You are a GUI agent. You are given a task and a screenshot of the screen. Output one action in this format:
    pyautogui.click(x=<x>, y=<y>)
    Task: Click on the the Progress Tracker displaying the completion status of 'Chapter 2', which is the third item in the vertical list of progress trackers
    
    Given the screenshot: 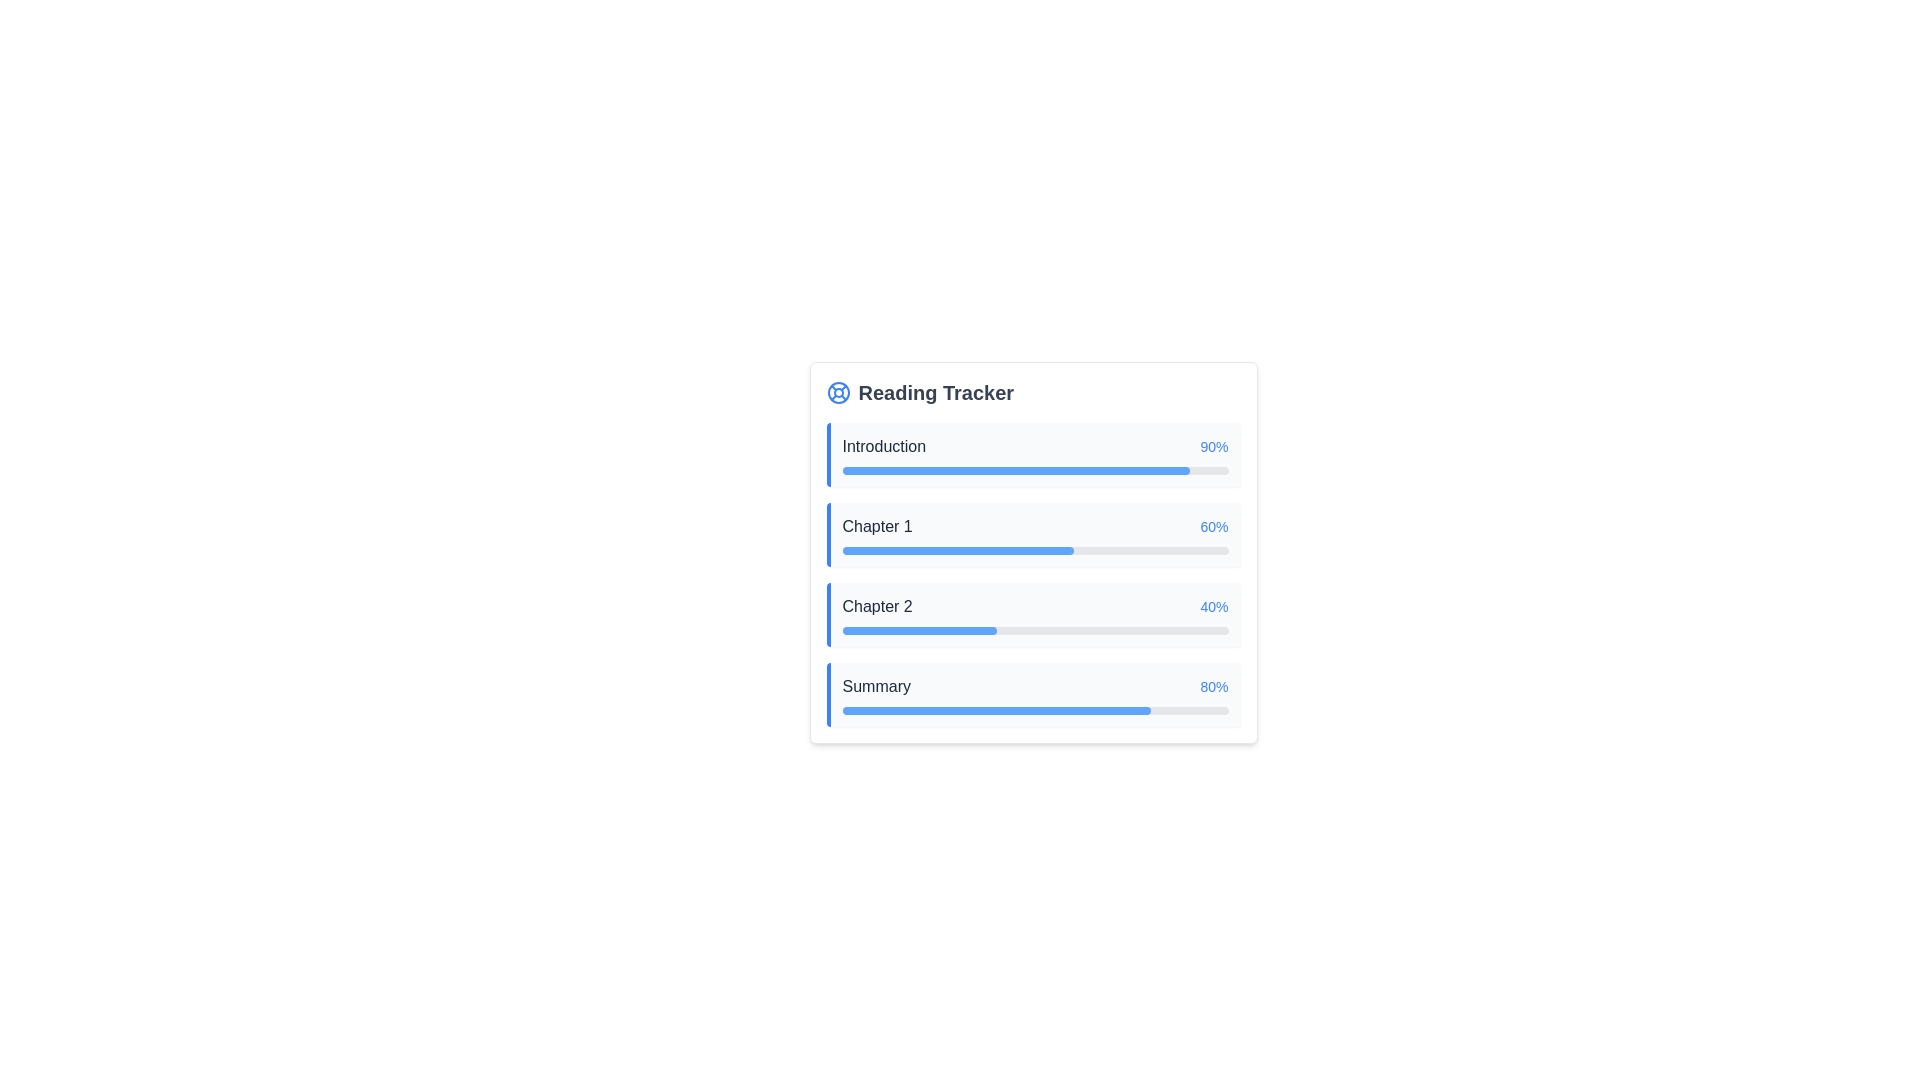 What is the action you would take?
    pyautogui.click(x=1033, y=613)
    